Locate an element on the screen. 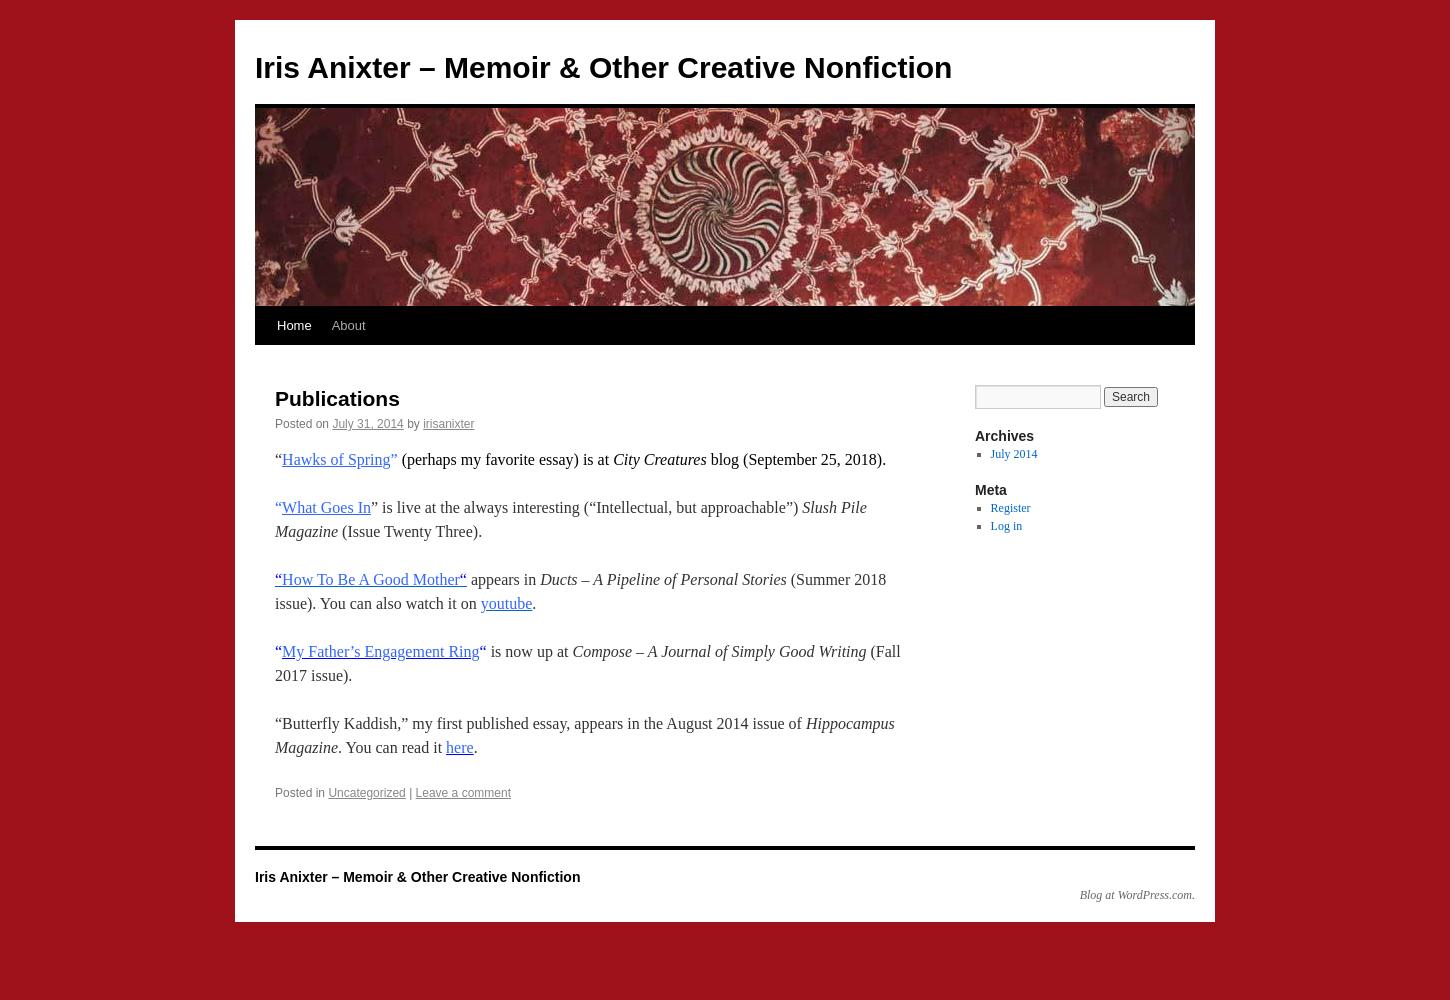  'Hawks of Spring' is located at coordinates (335, 458).